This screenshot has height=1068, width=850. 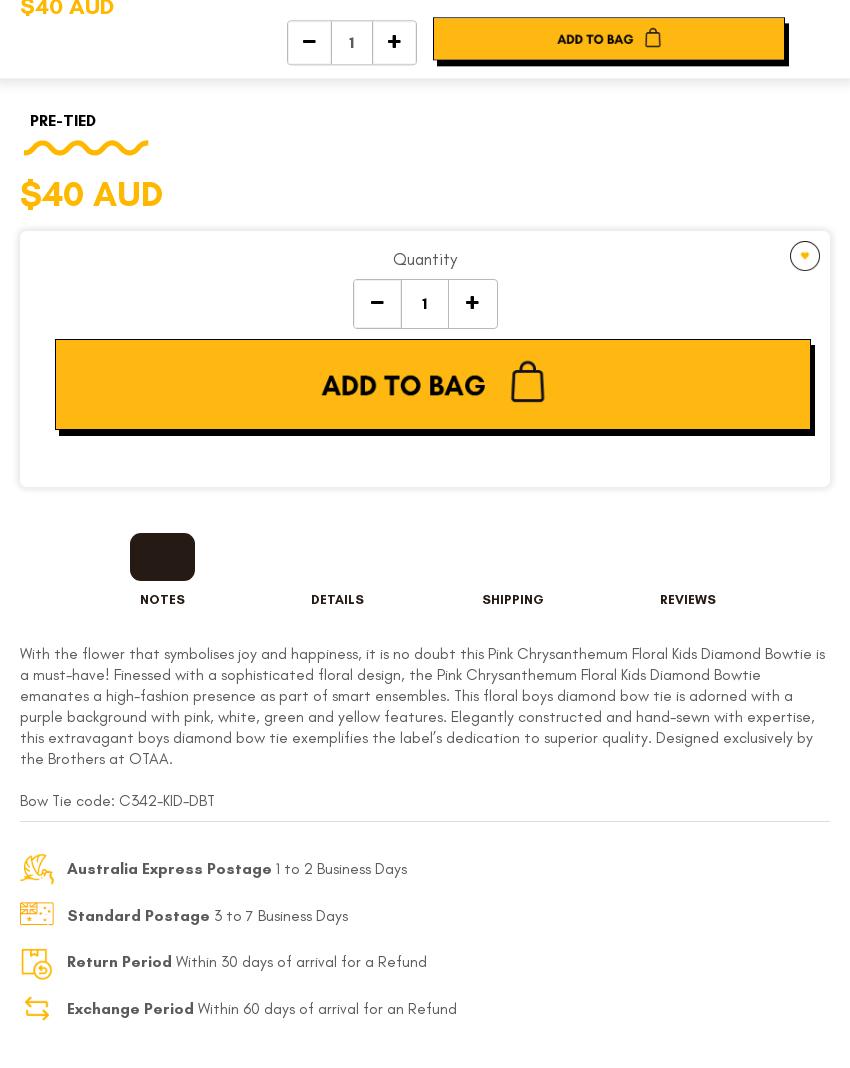 What do you see at coordinates (418, 460) in the screenshot?
I see `'Ships Within 1 Business Day  in'` at bounding box center [418, 460].